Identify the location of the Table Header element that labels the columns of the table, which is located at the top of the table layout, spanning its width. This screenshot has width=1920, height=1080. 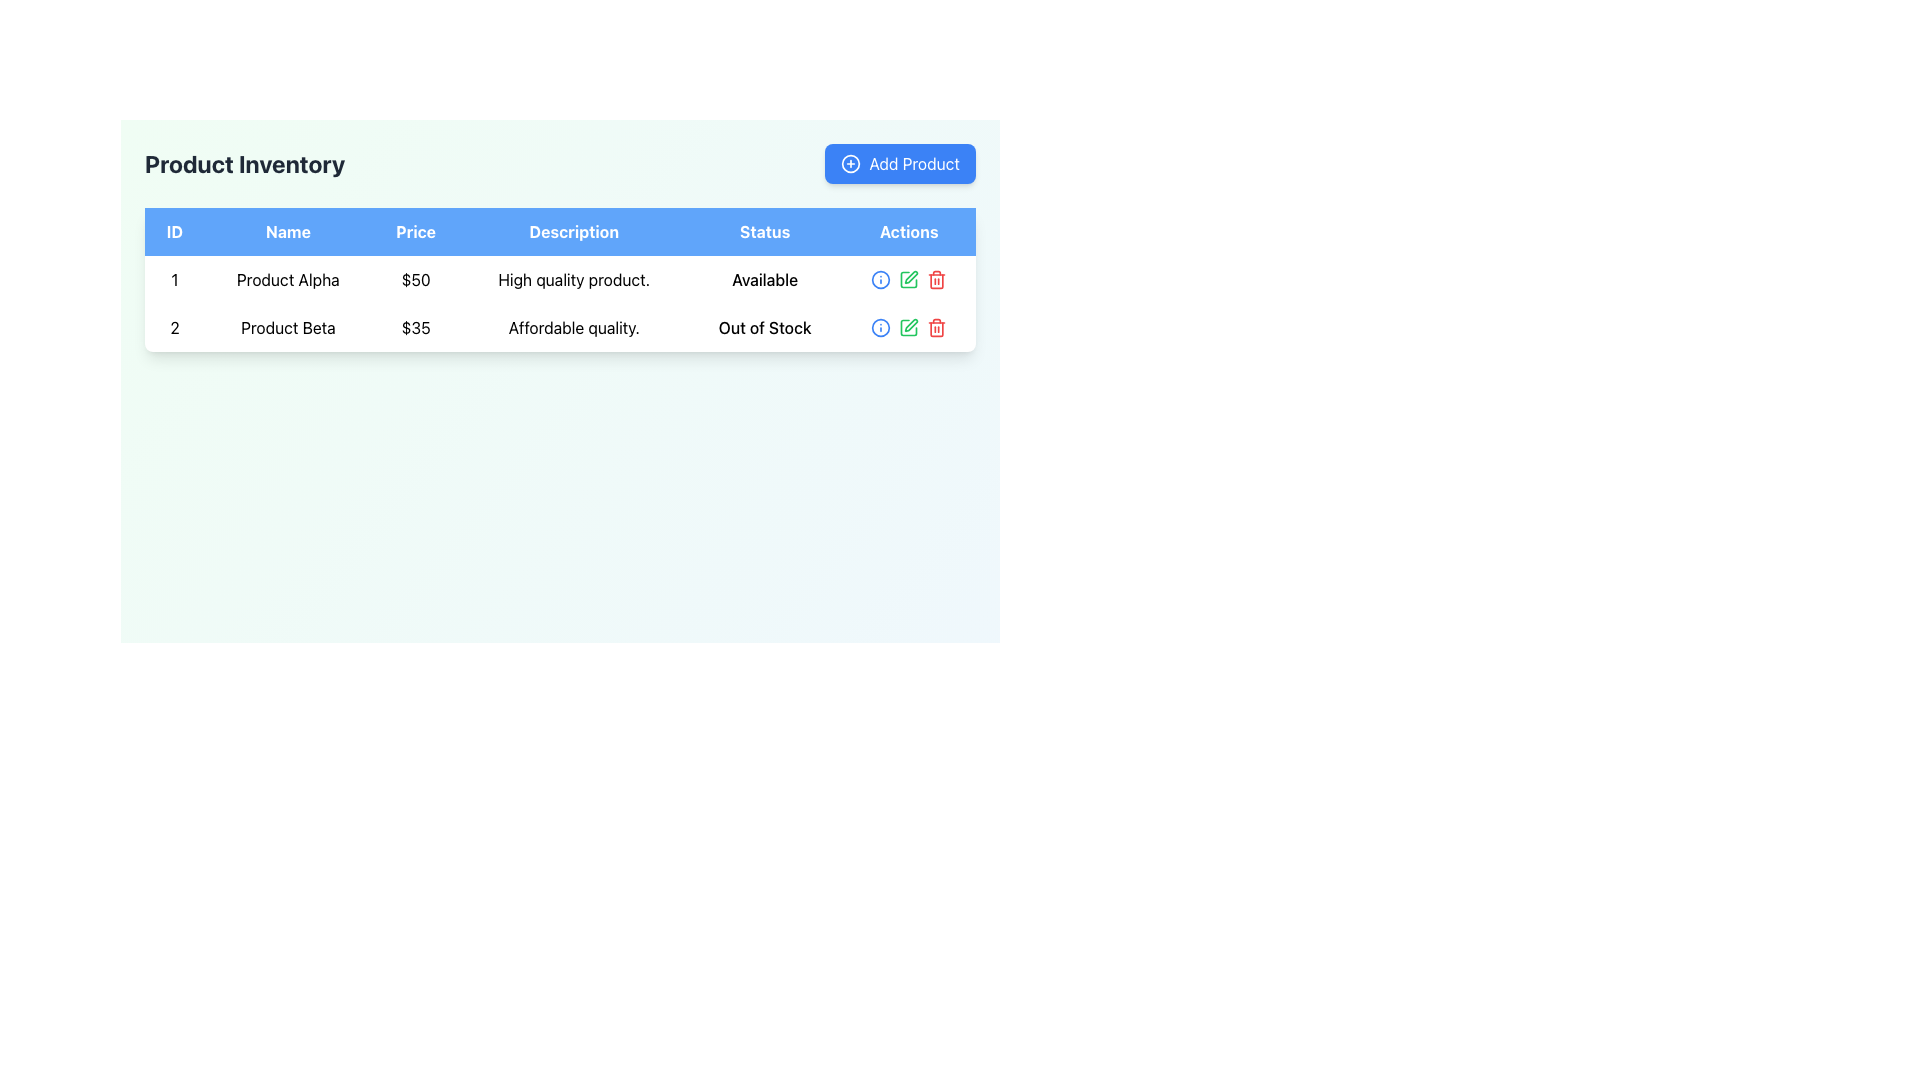
(560, 230).